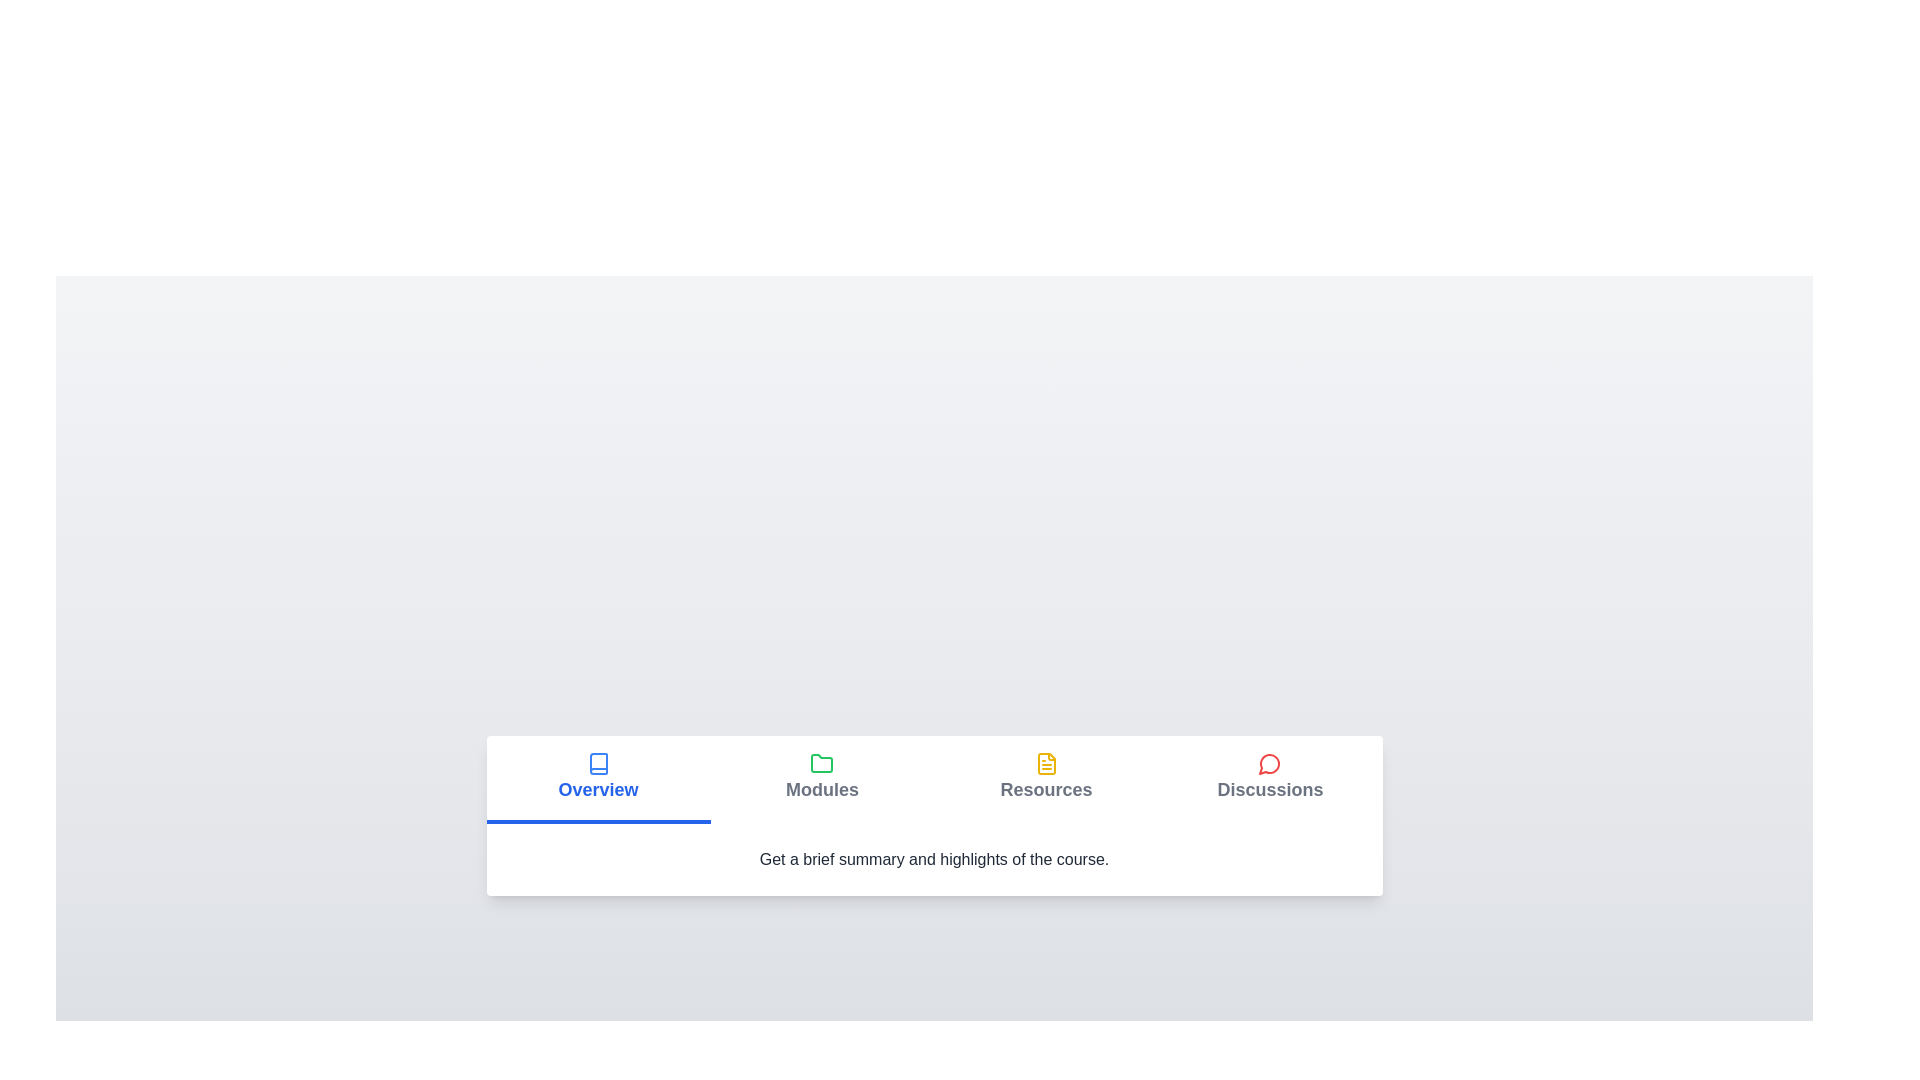 The width and height of the screenshot is (1920, 1080). What do you see at coordinates (597, 778) in the screenshot?
I see `the tab Overview to view its content` at bounding box center [597, 778].